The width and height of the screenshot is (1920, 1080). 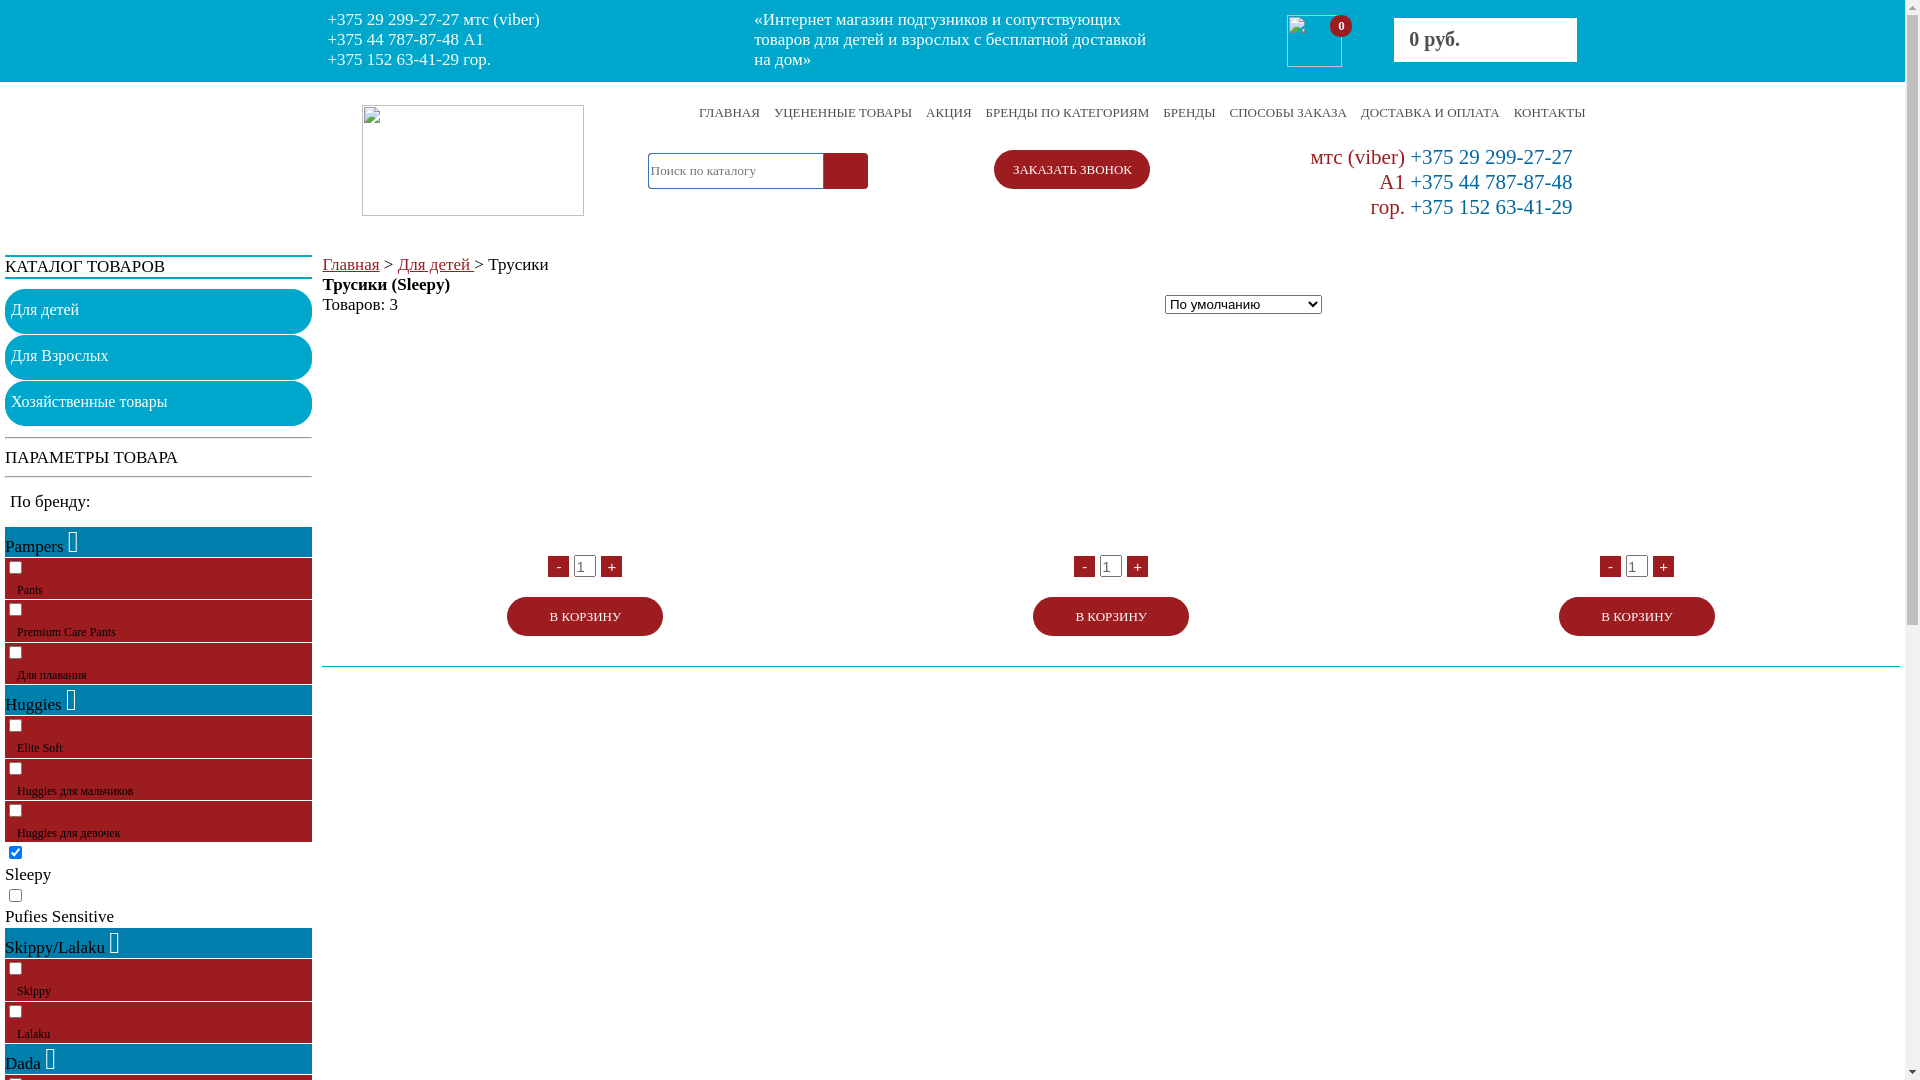 What do you see at coordinates (405, 39) in the screenshot?
I see `'+375 44 787-87-48 A1'` at bounding box center [405, 39].